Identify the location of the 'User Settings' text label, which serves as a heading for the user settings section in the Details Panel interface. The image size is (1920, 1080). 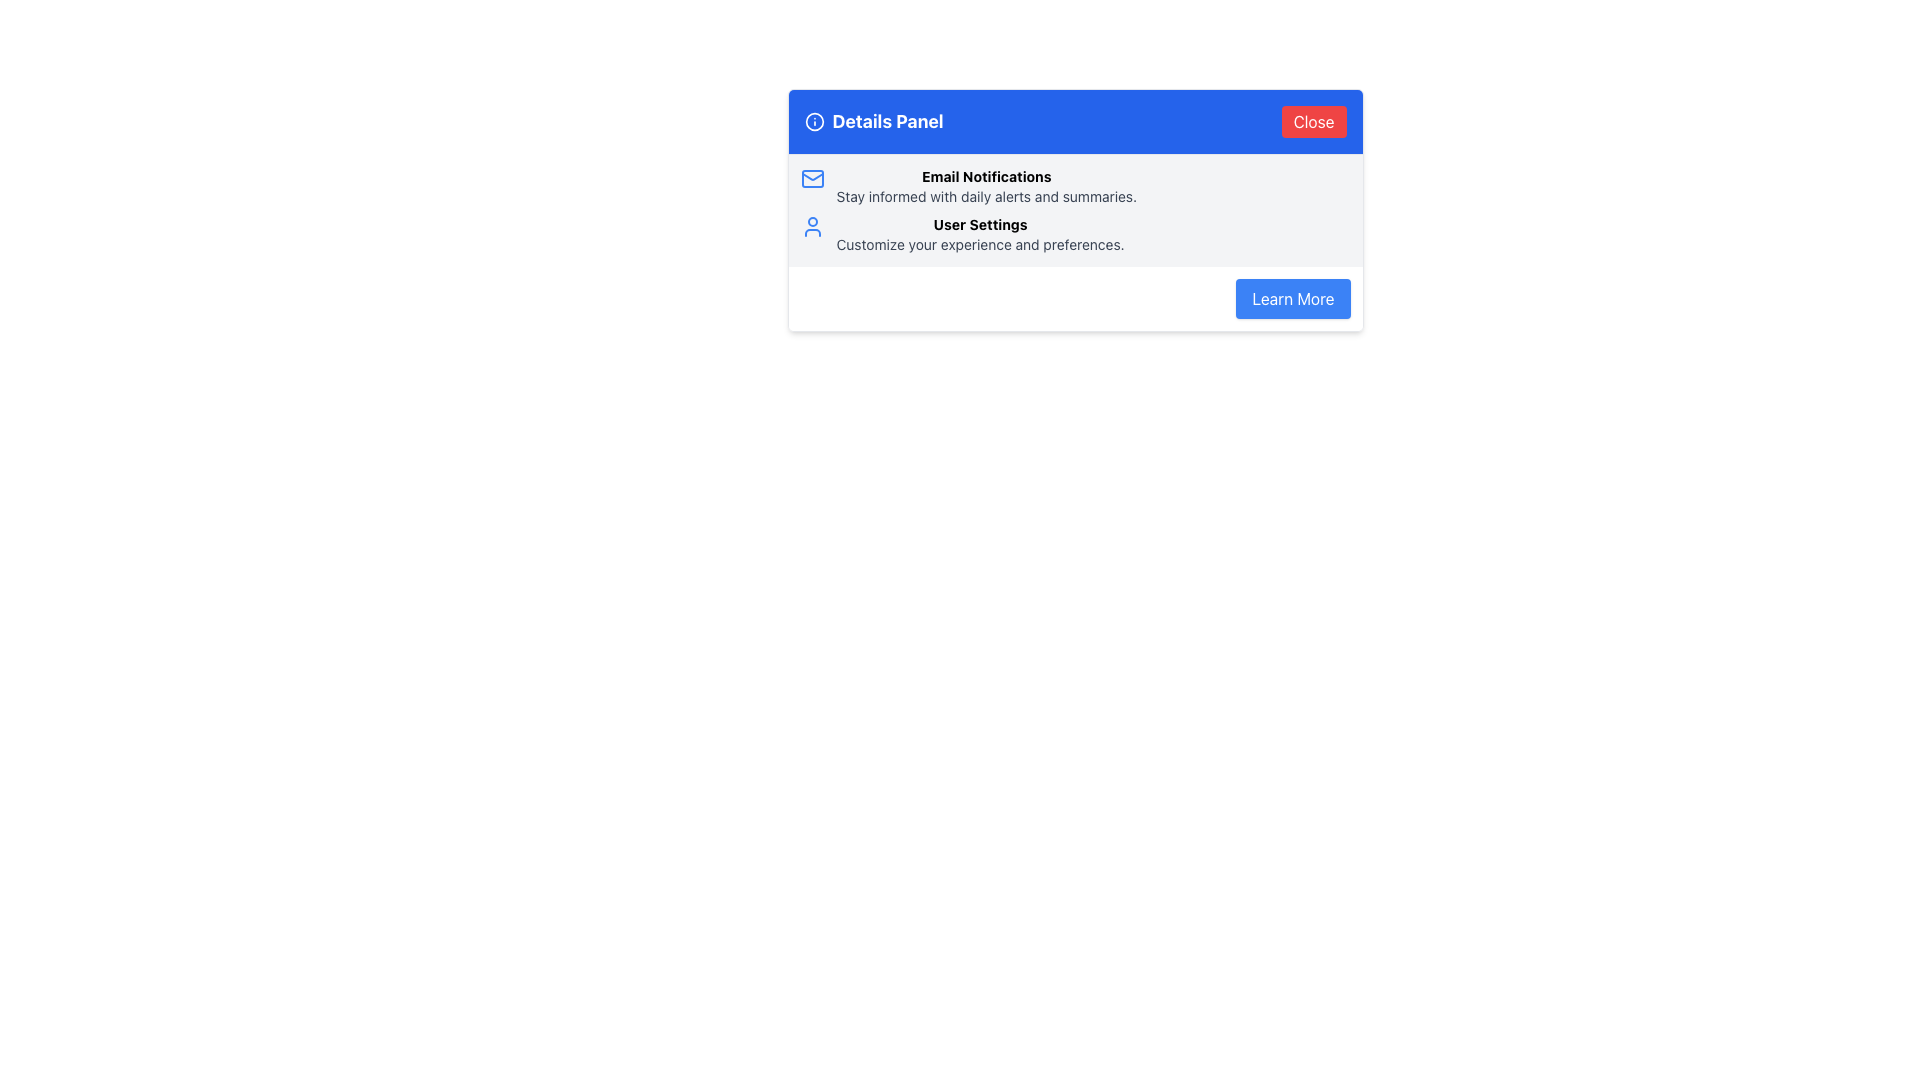
(980, 224).